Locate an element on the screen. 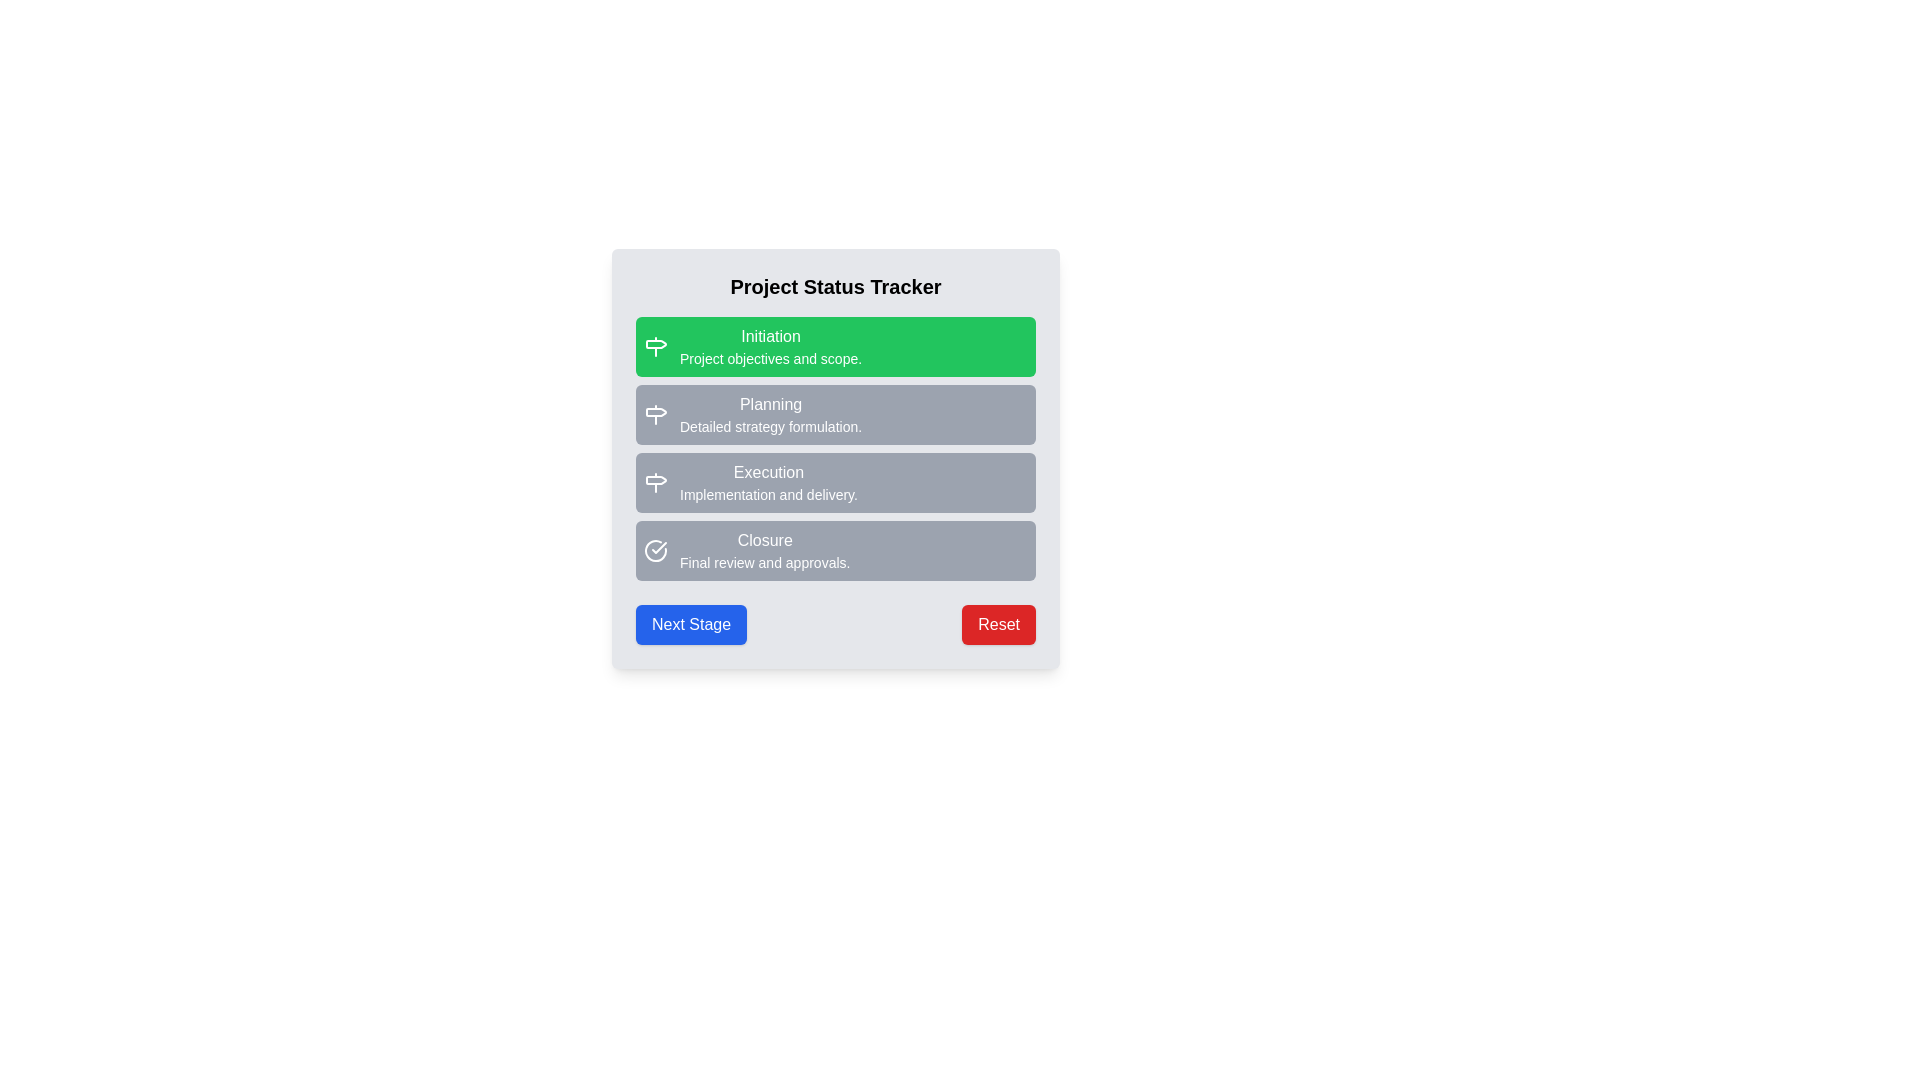 The image size is (1920, 1080). the curved segment of the circular design that represents the 'Closure' stage of the project tracker is located at coordinates (656, 551).